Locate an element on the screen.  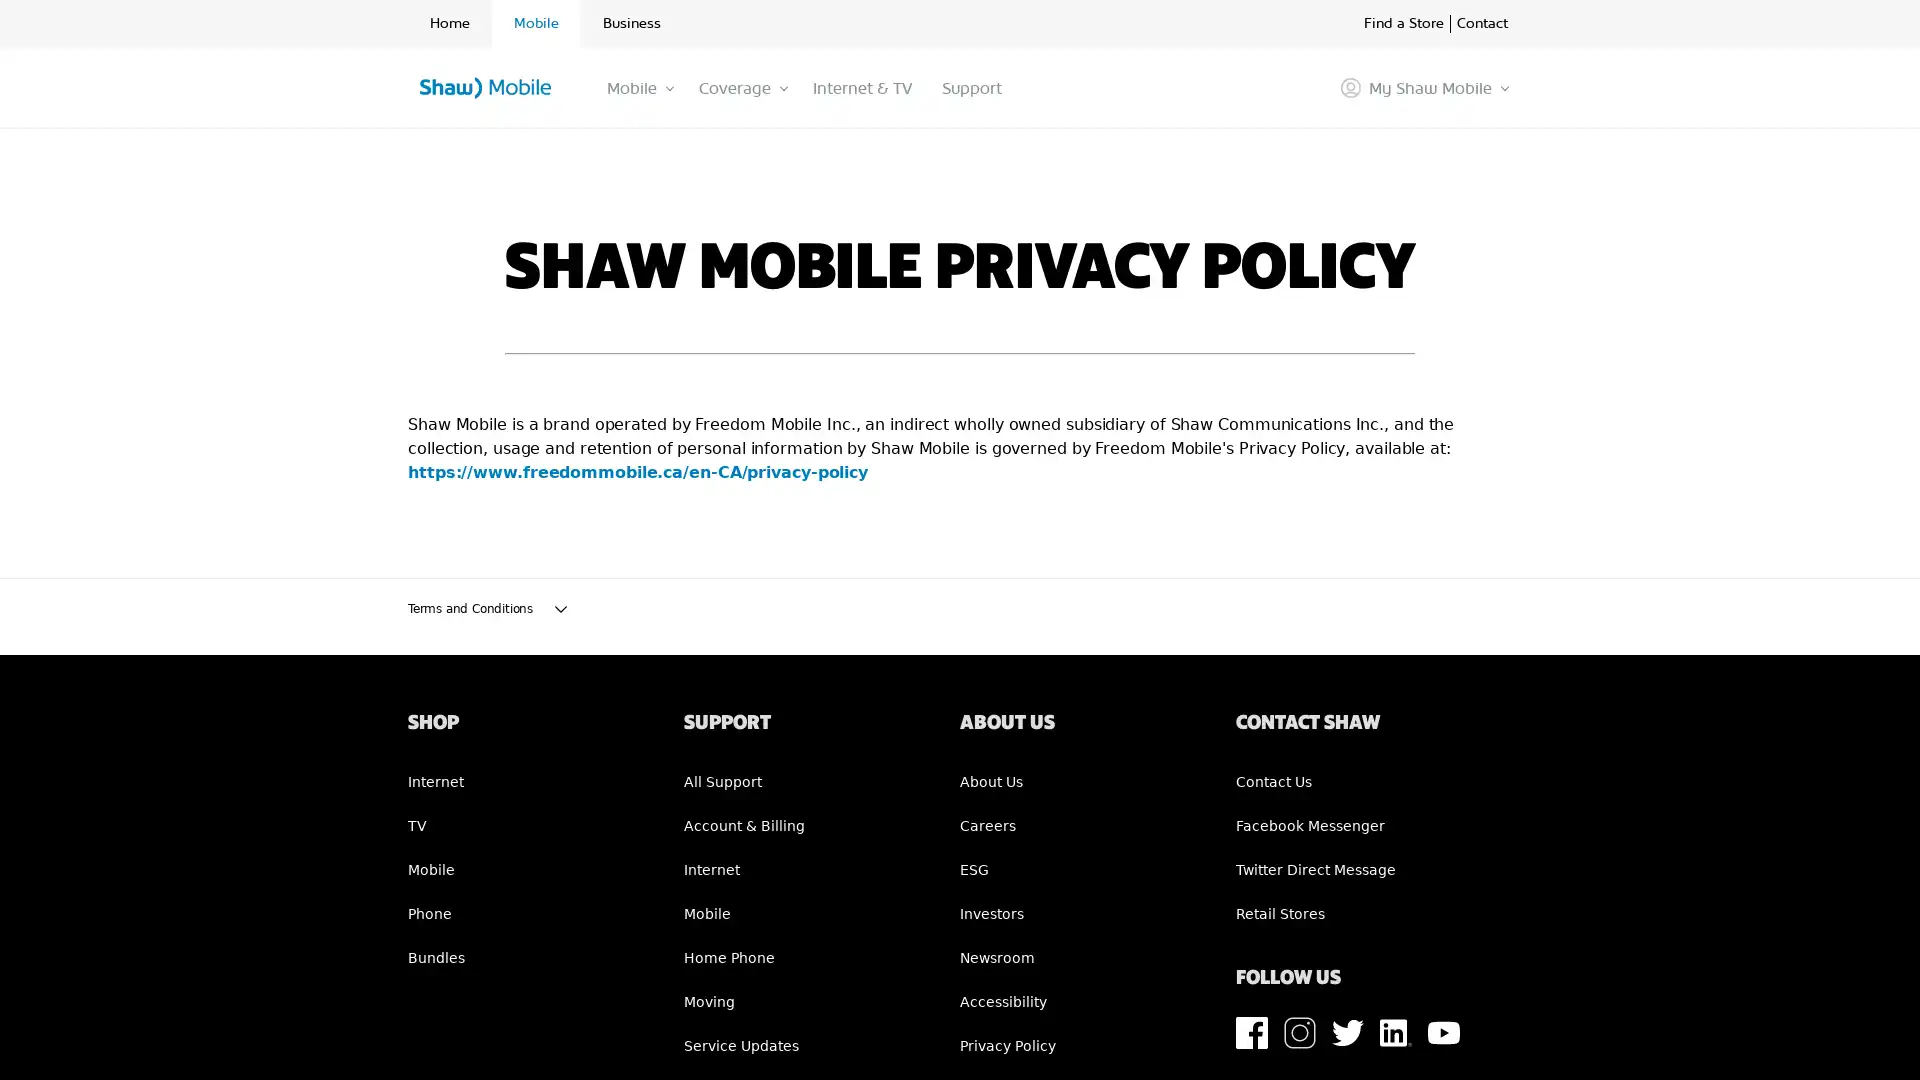
Support is located at coordinates (970, 88).